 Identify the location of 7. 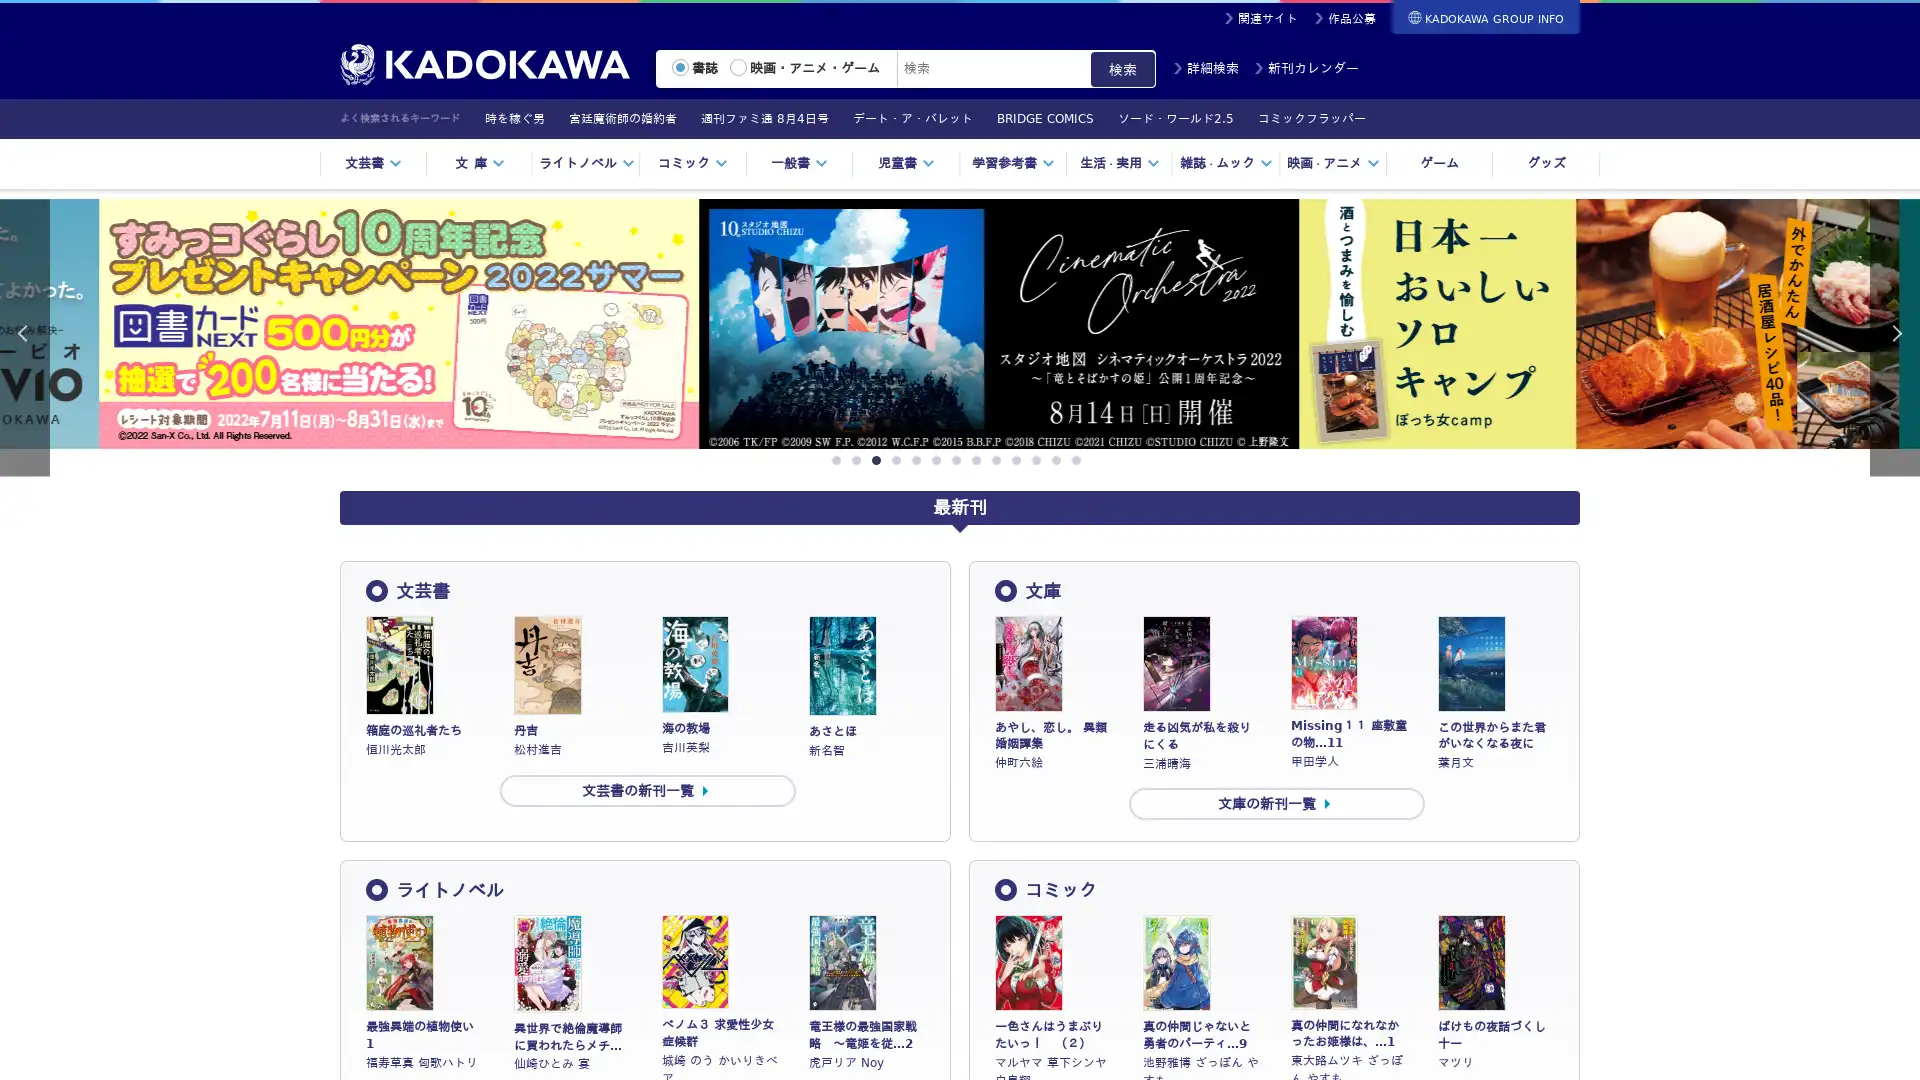
(960, 461).